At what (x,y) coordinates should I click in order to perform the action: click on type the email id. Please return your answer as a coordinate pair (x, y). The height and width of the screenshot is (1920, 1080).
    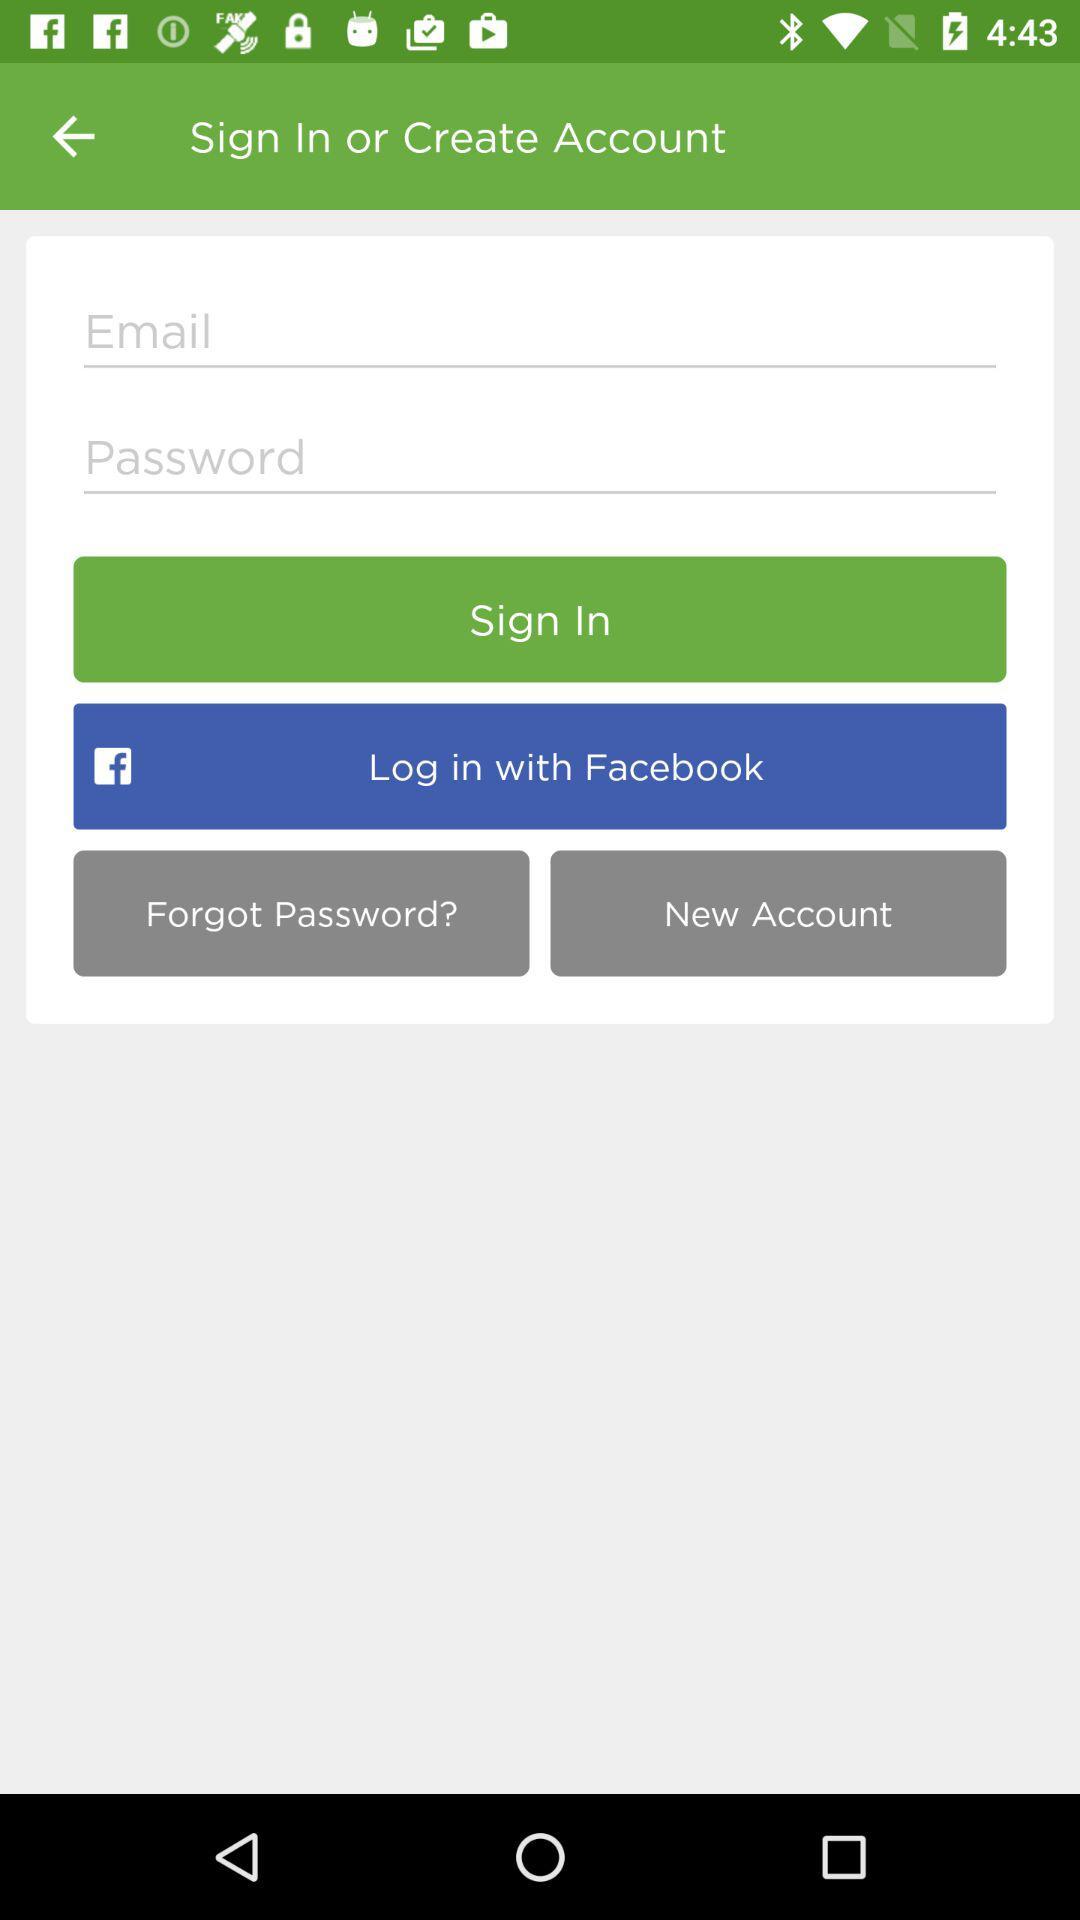
    Looking at the image, I should click on (540, 336).